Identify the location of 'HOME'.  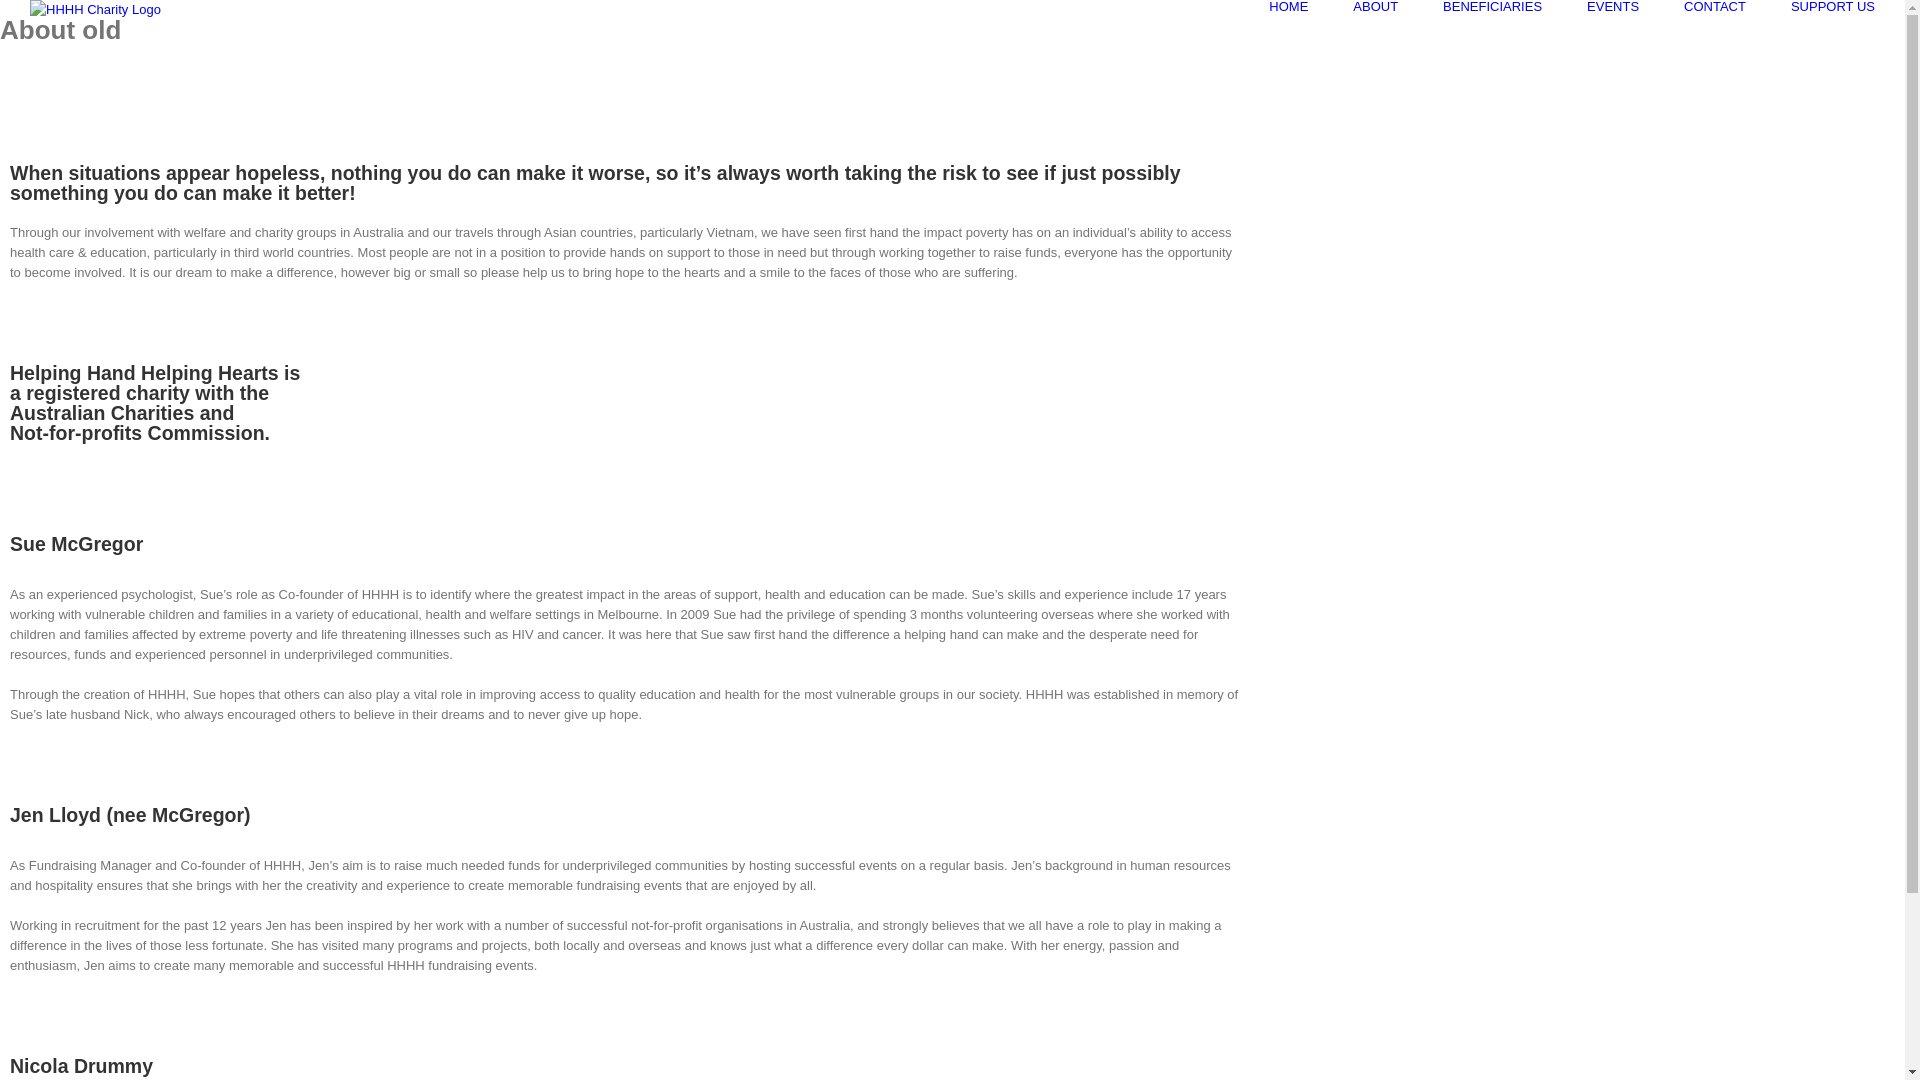
(1288, 6).